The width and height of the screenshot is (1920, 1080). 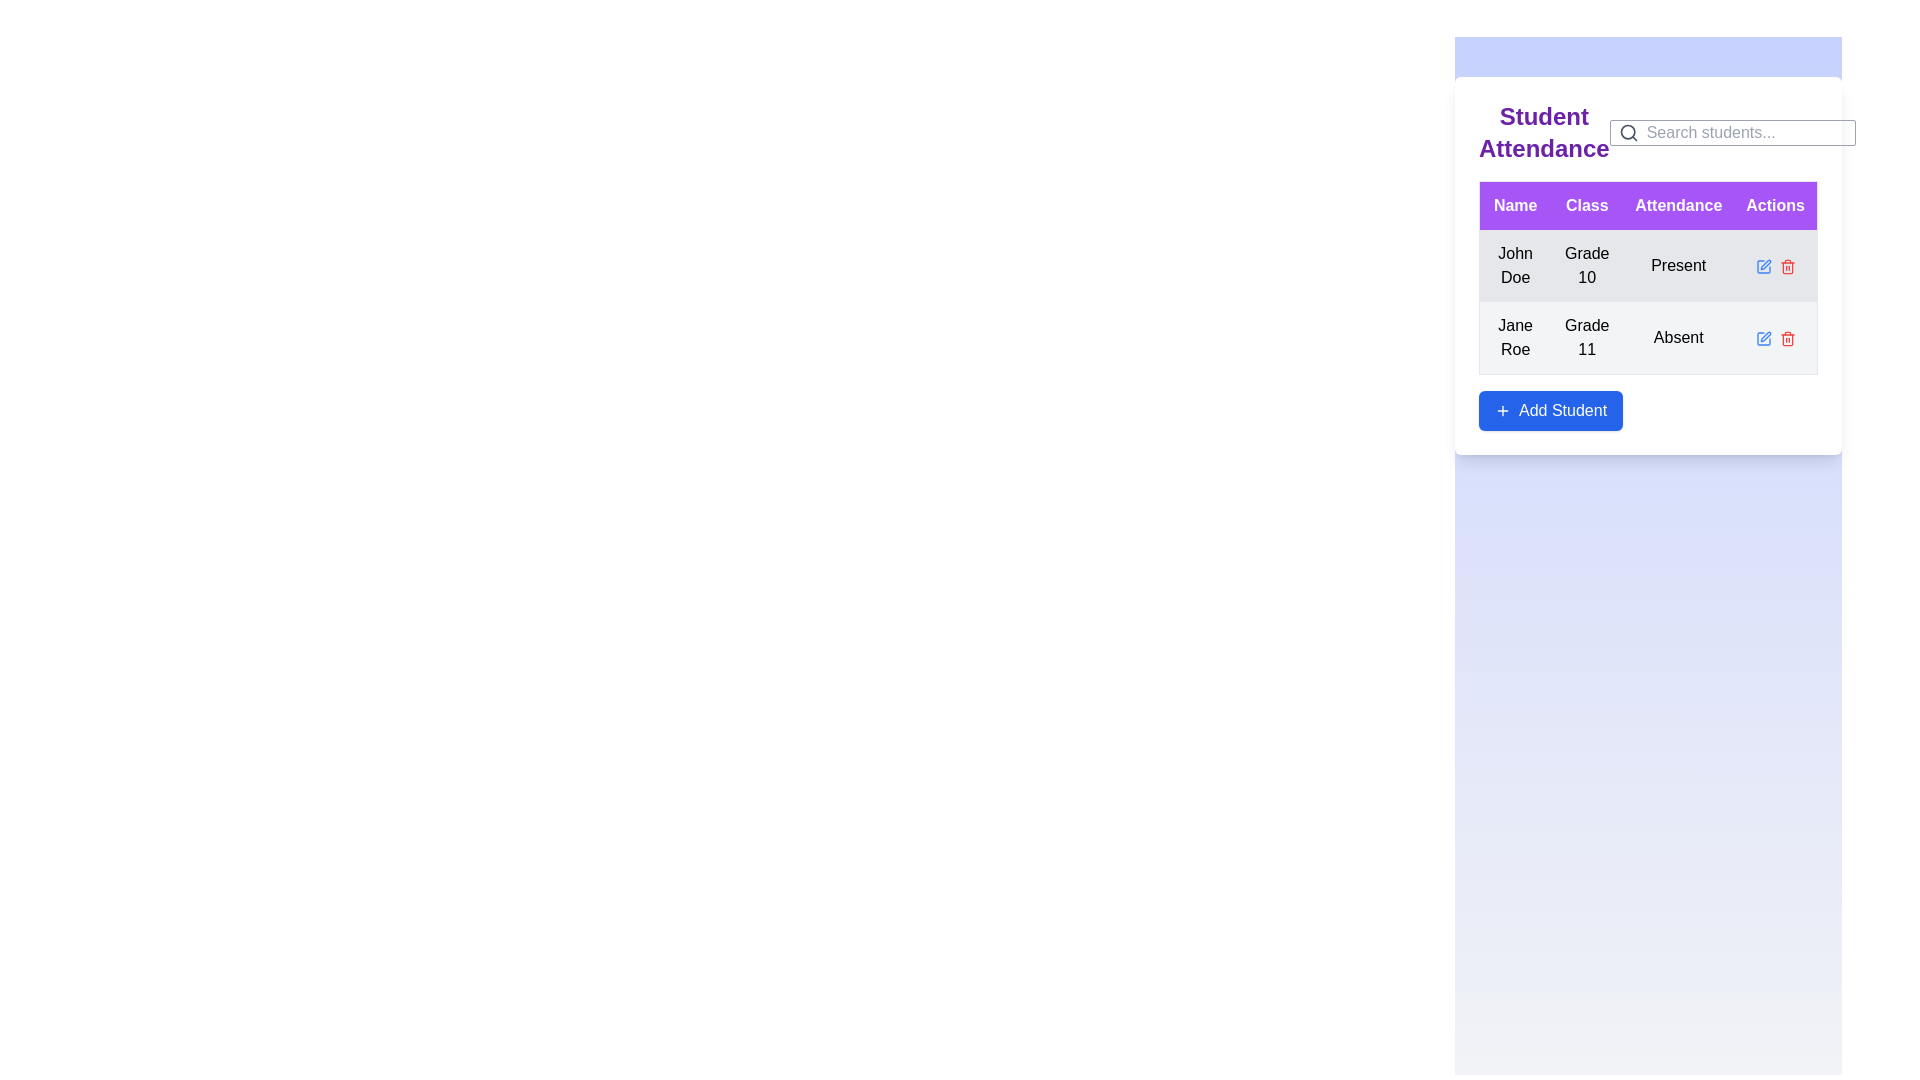 I want to click on the delete icon button located in the 'Actions' column of the second row for 'Jane Roe' in the student attendance table, so click(x=1787, y=337).